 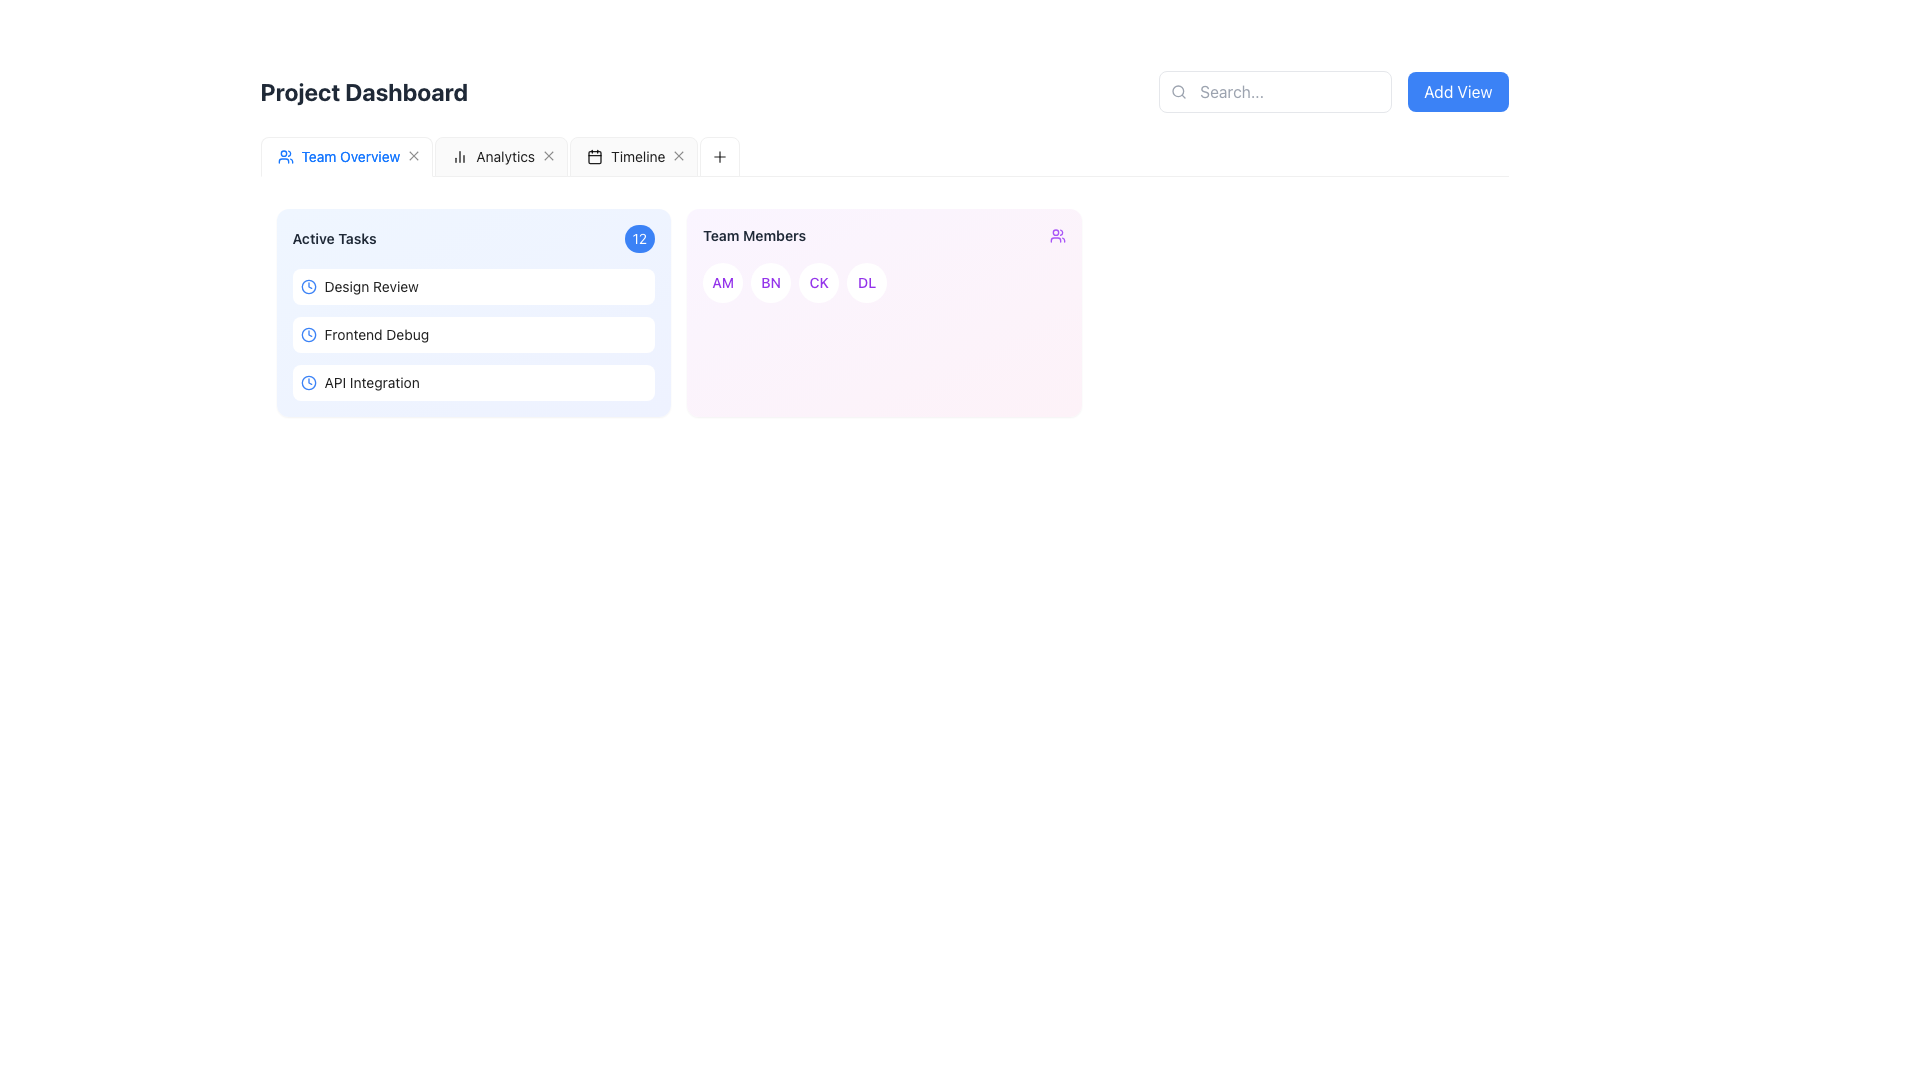 I want to click on the plus icon located at the top center of the interface within the 'Add tab' button, so click(x=720, y=155).